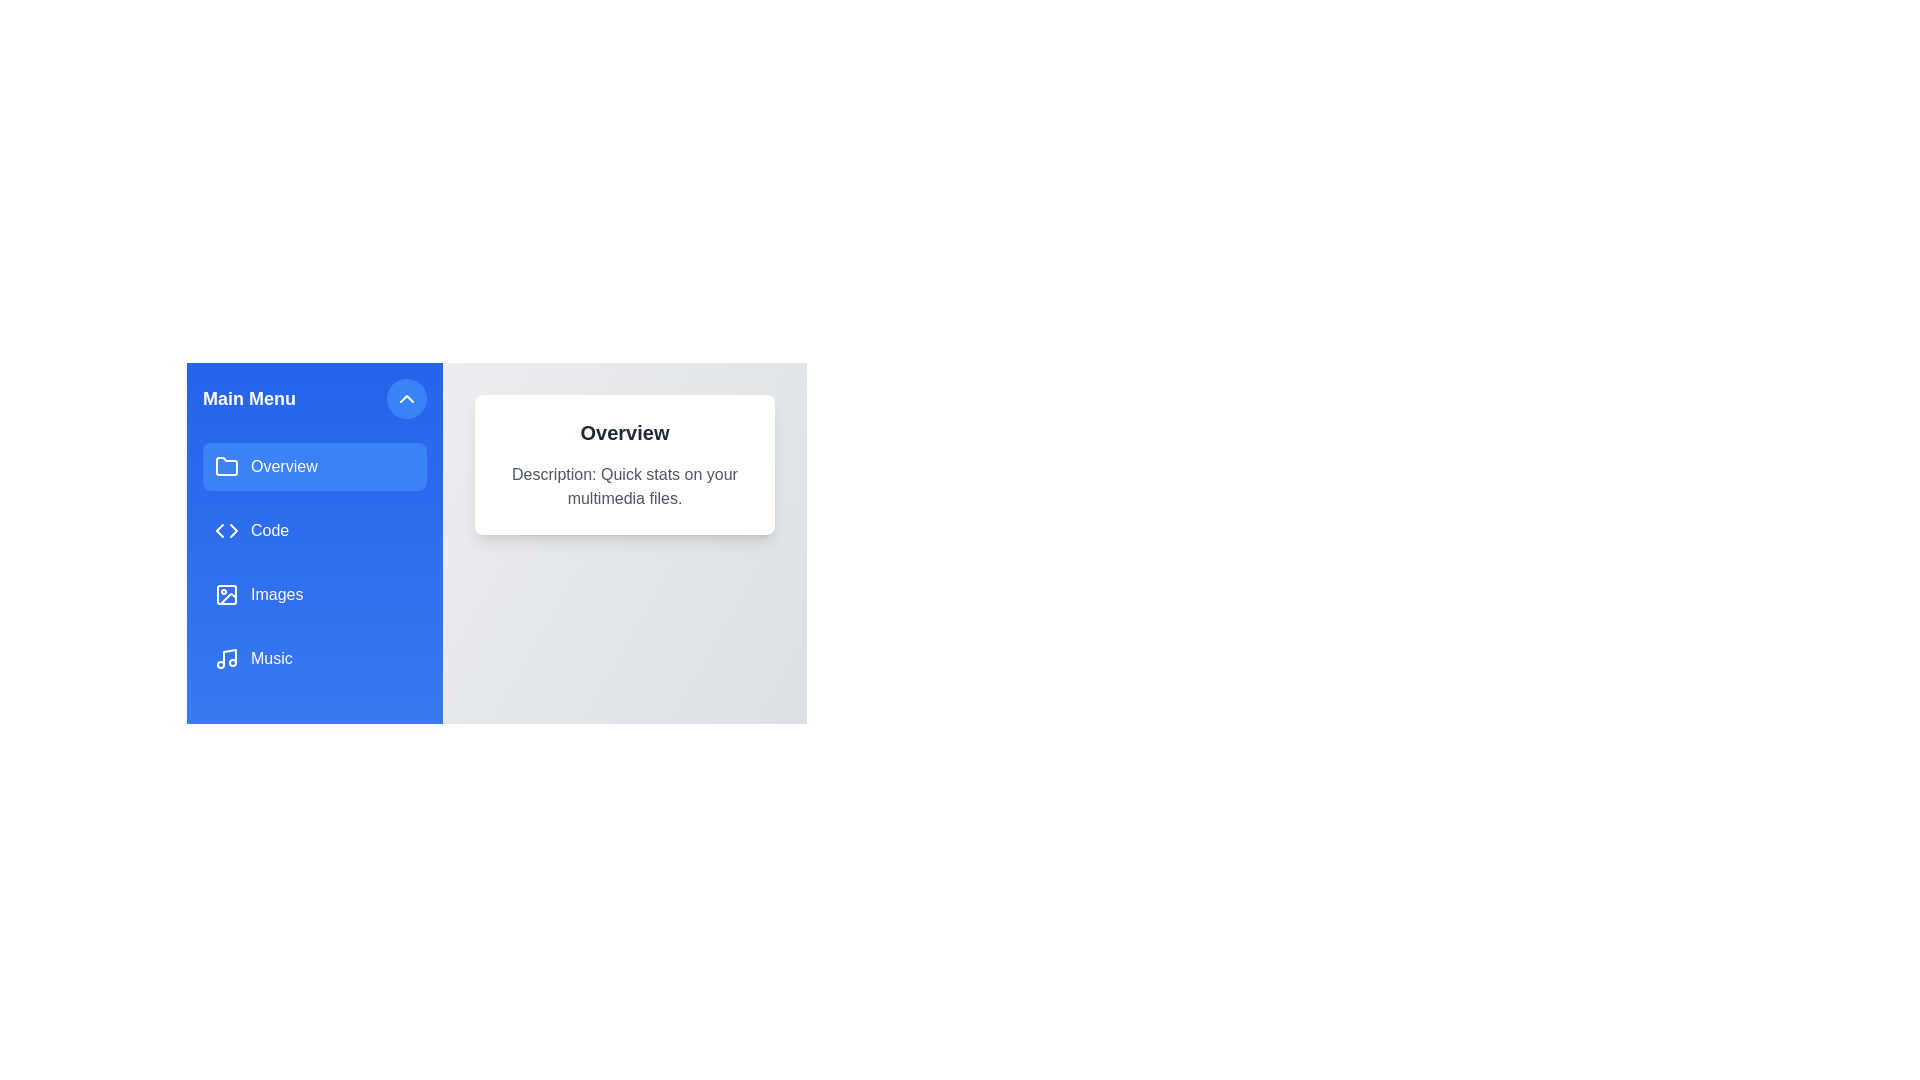 Image resolution: width=1920 pixels, height=1080 pixels. What do you see at coordinates (226, 466) in the screenshot?
I see `the 'Overview' menu icon, which is a blue-highlighted SVG graphic located at the top left of the left-side vertical menu, before the text label 'Overview'` at bounding box center [226, 466].